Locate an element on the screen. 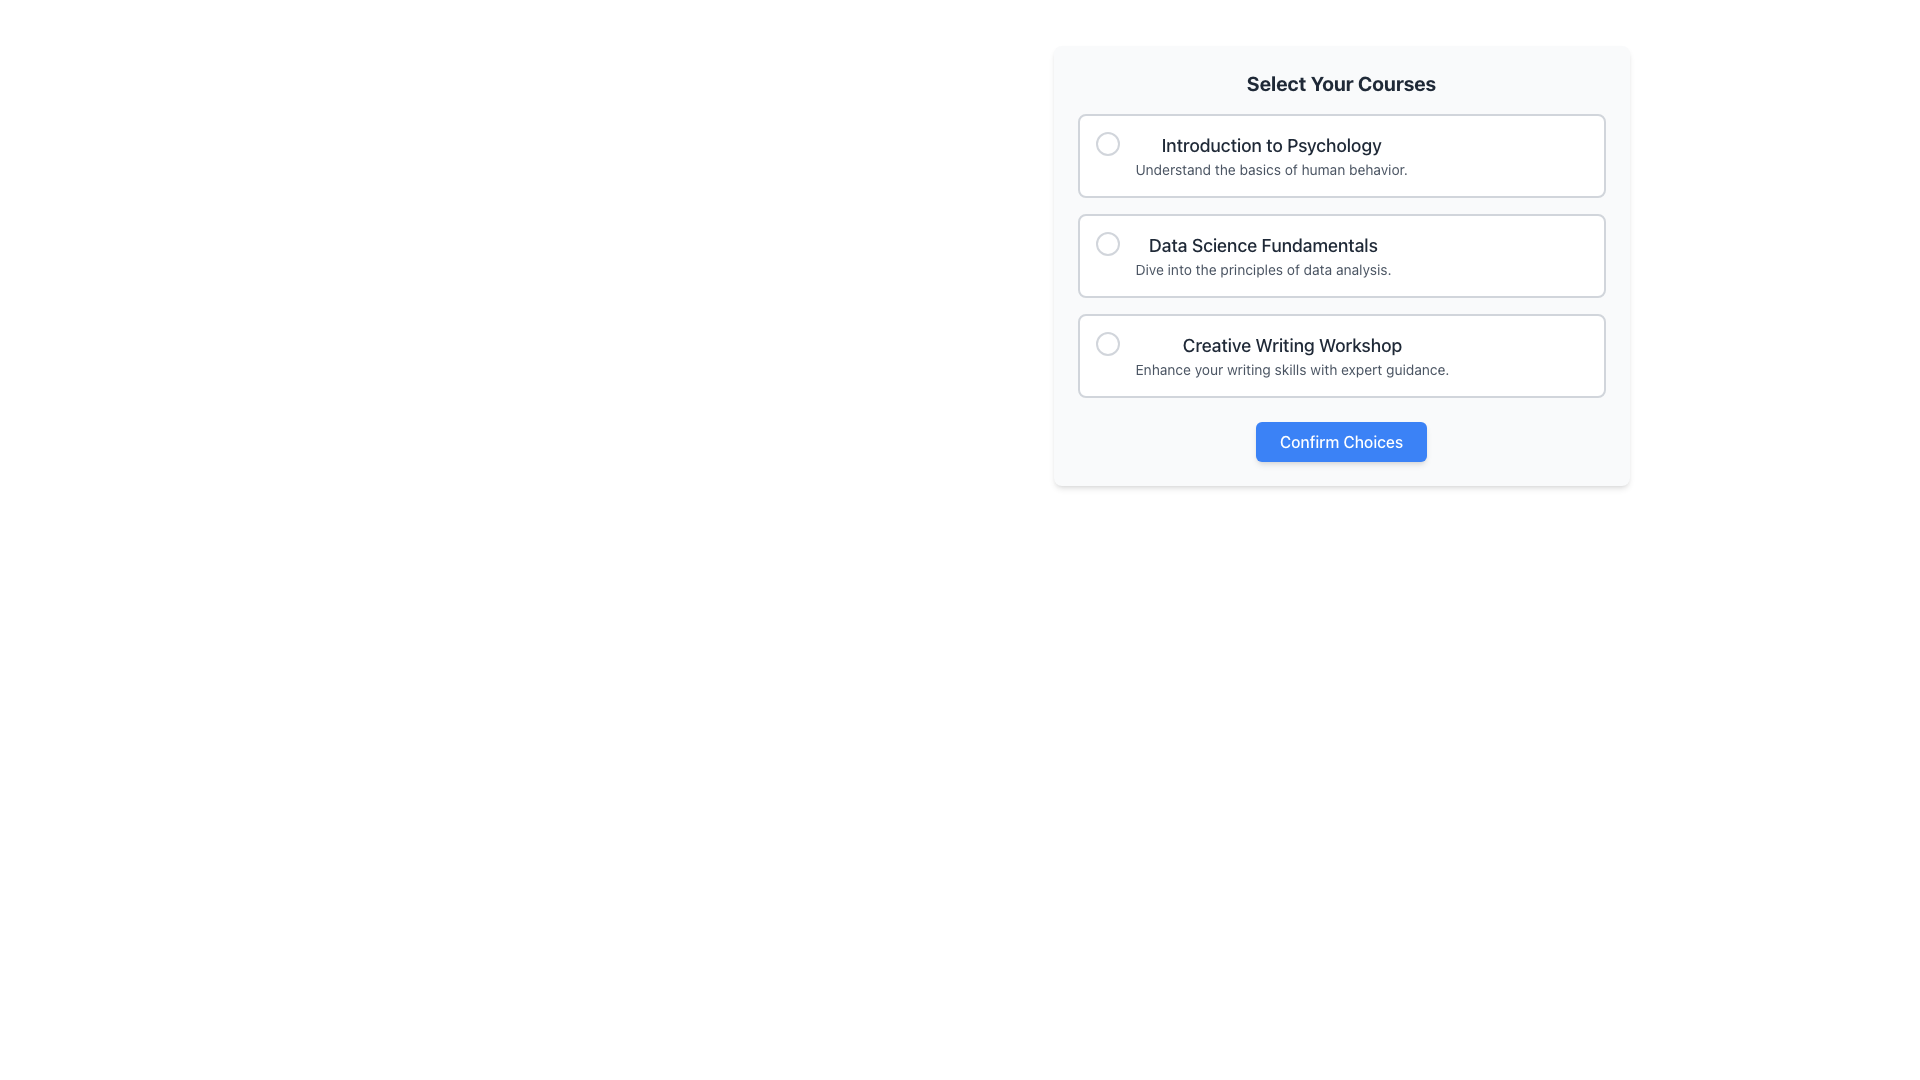 The width and height of the screenshot is (1920, 1080). the selectable card for the 'Data Science Fundamentals' course, which is the second item in the course list is located at coordinates (1341, 254).